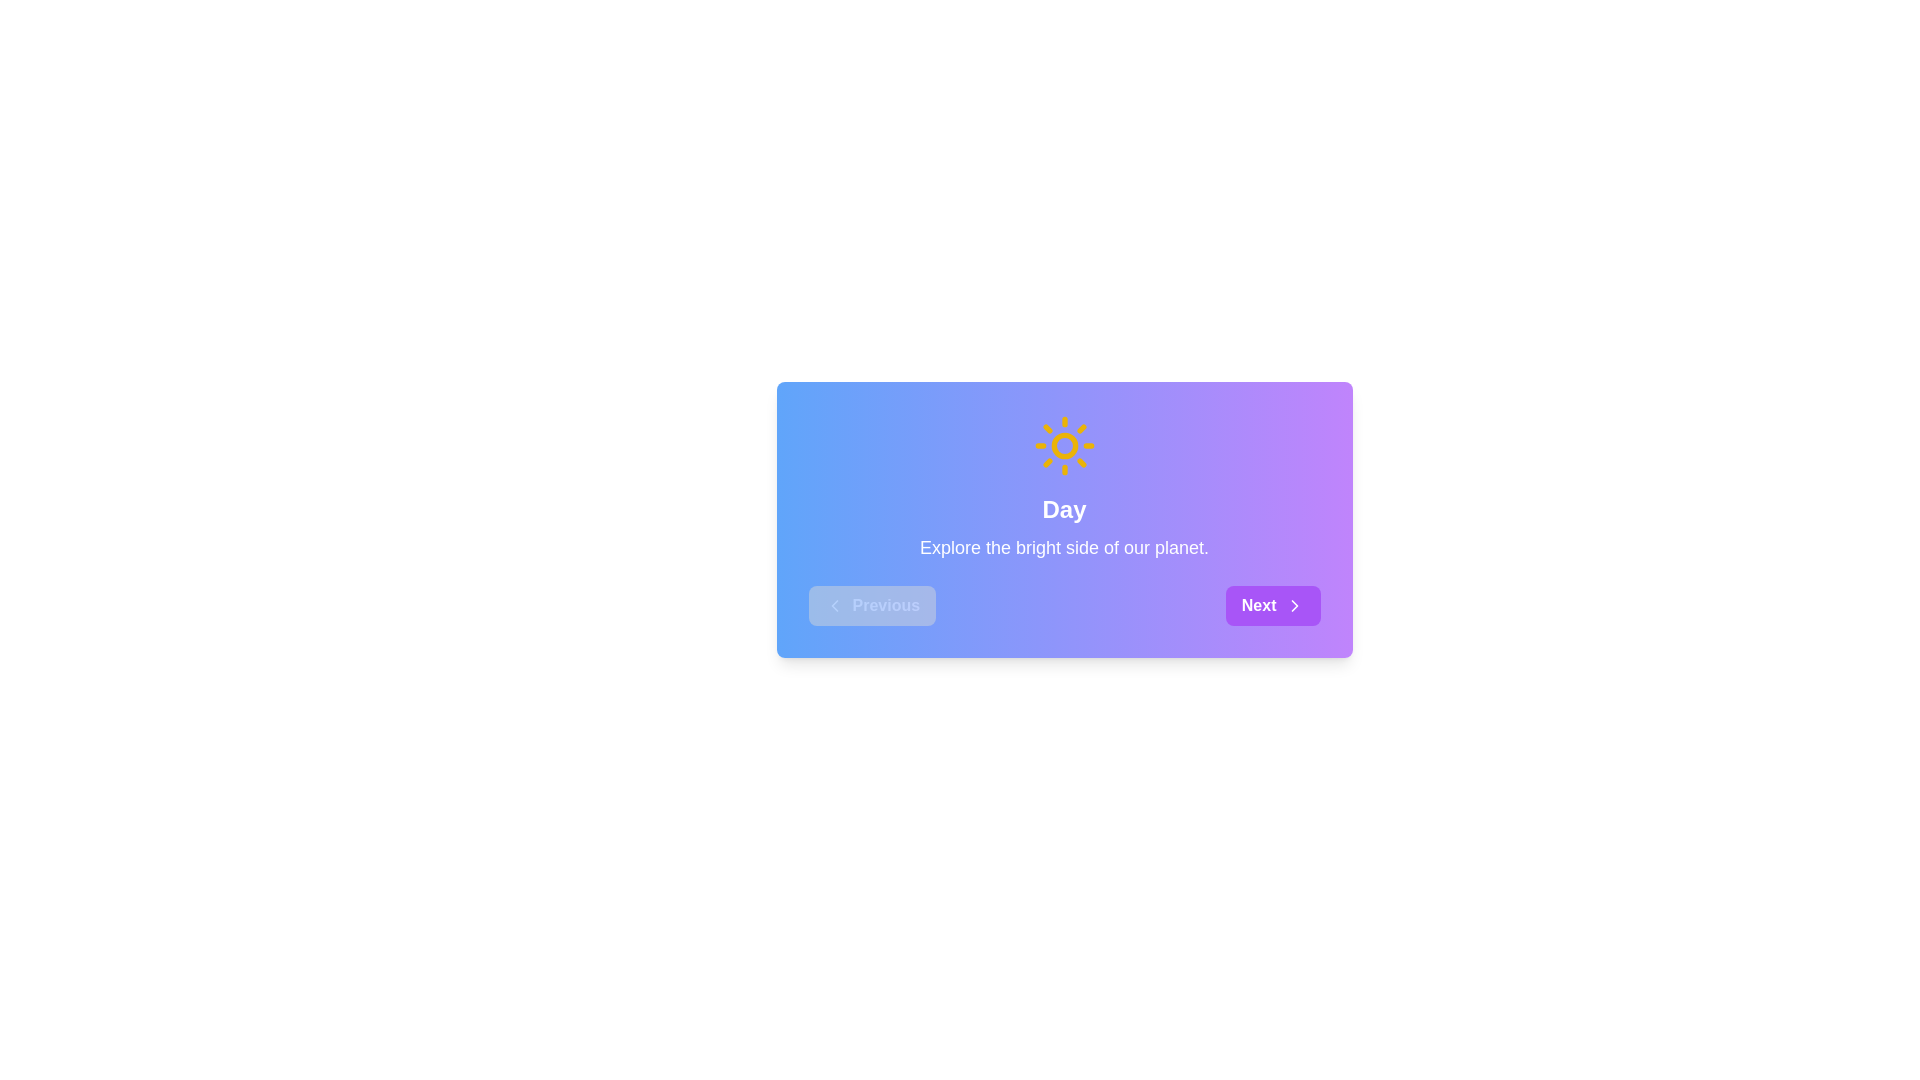 This screenshot has width=1920, height=1080. What do you see at coordinates (1272, 604) in the screenshot?
I see `the button located at the bottom-right corner of the navigation layout` at bounding box center [1272, 604].